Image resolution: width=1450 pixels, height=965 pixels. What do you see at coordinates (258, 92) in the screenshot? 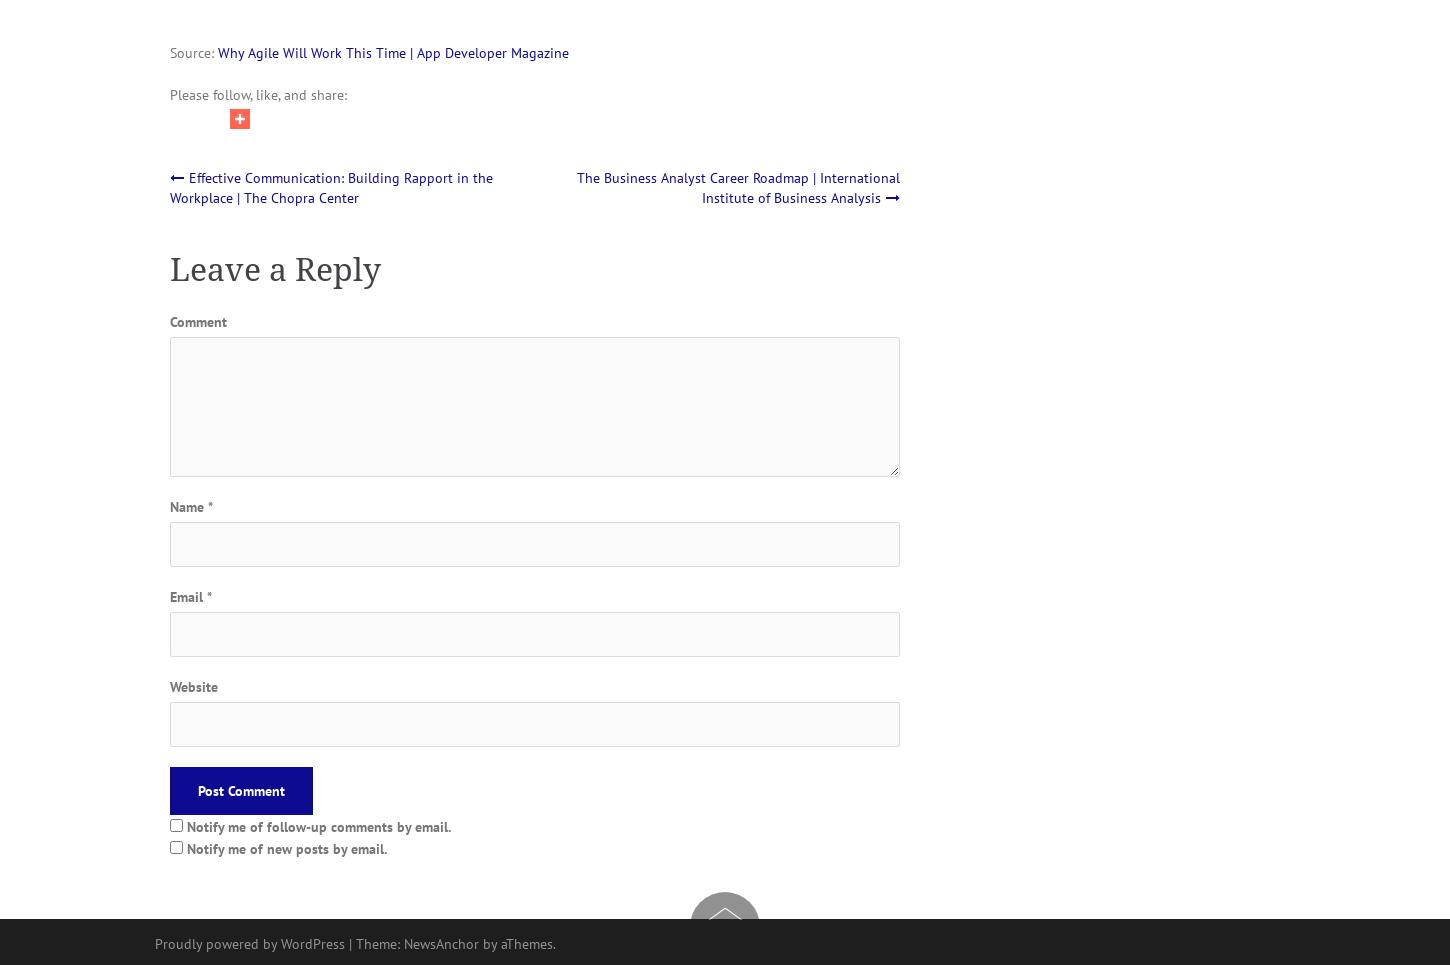
I see `'Please follow, like, and share:'` at bounding box center [258, 92].